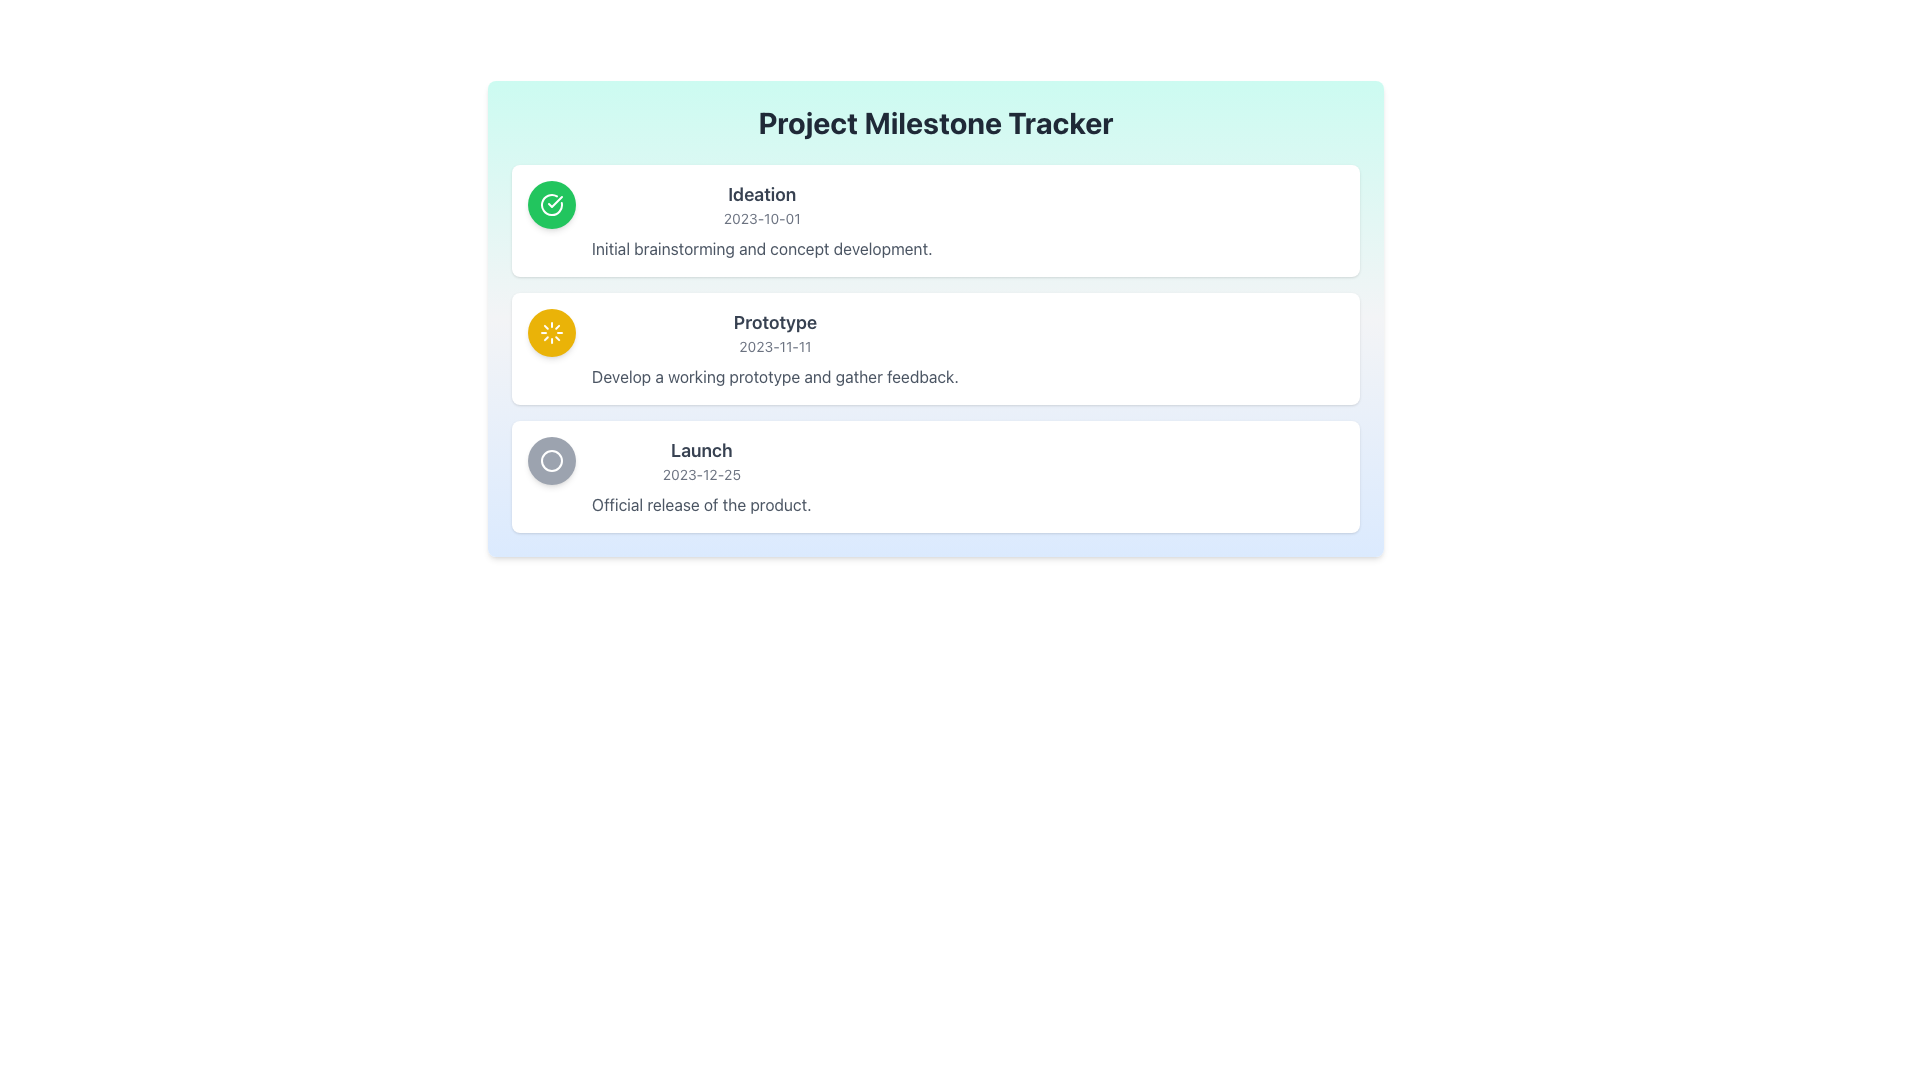 The image size is (1920, 1080). What do you see at coordinates (761, 220) in the screenshot?
I see `the milestone descriptor text block located in the first card of the vertical list of milestones, which is positioned to the right of a green circular icon` at bounding box center [761, 220].